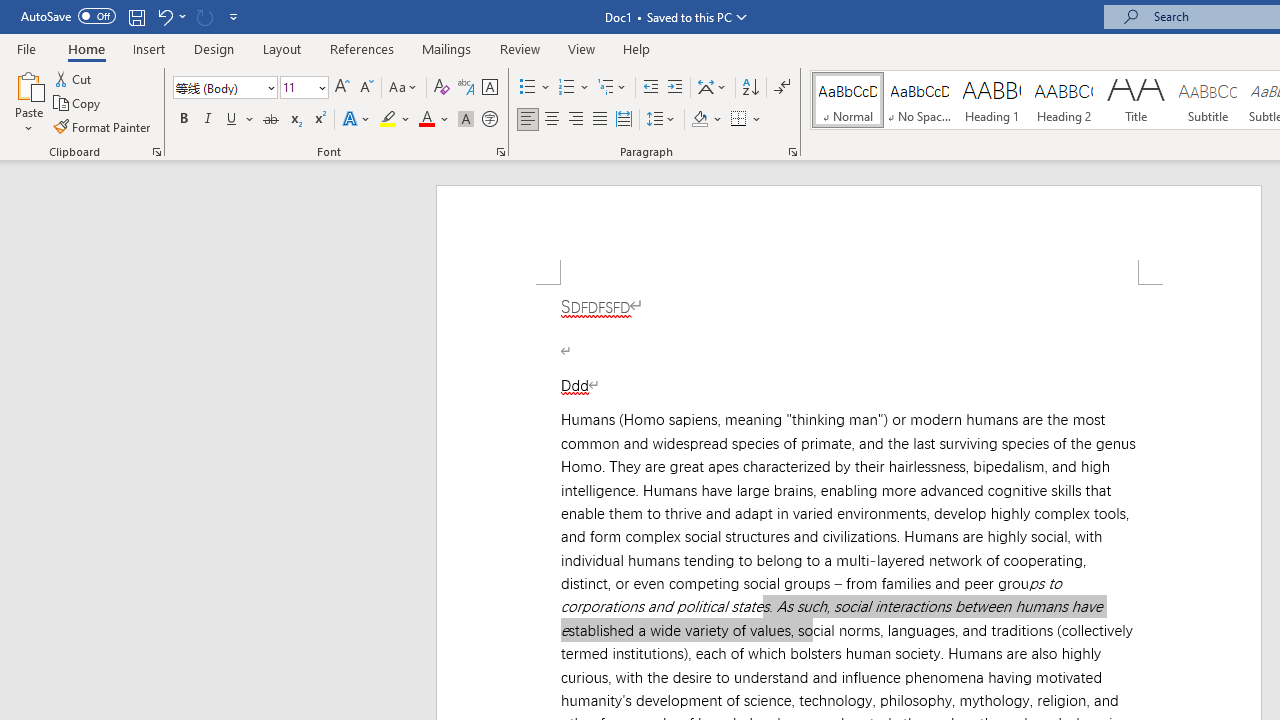 The height and width of the screenshot is (720, 1280). Describe the element at coordinates (170, 16) in the screenshot. I see `'Undo Apply Quick Style Set'` at that location.